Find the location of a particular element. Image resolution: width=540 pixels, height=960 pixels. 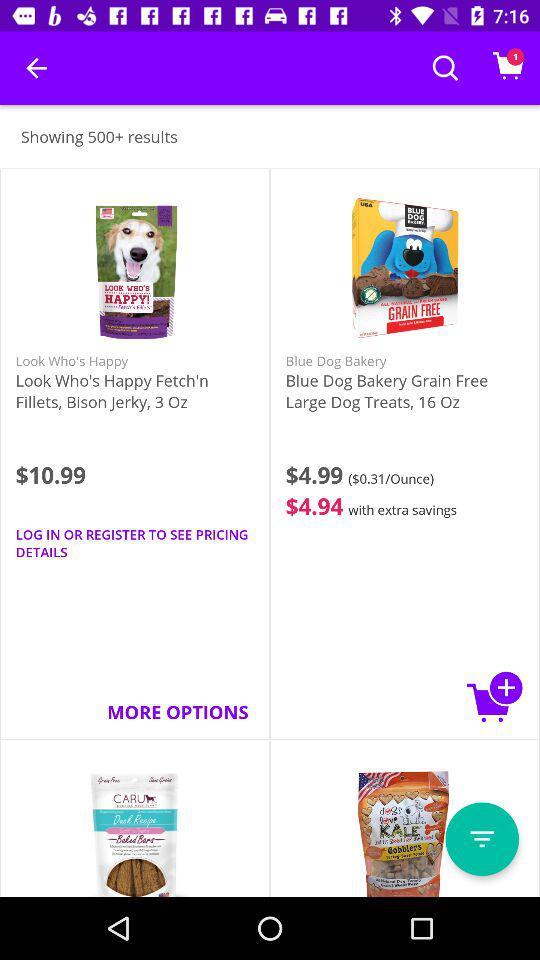

icon next to the more options item is located at coordinates (494, 696).